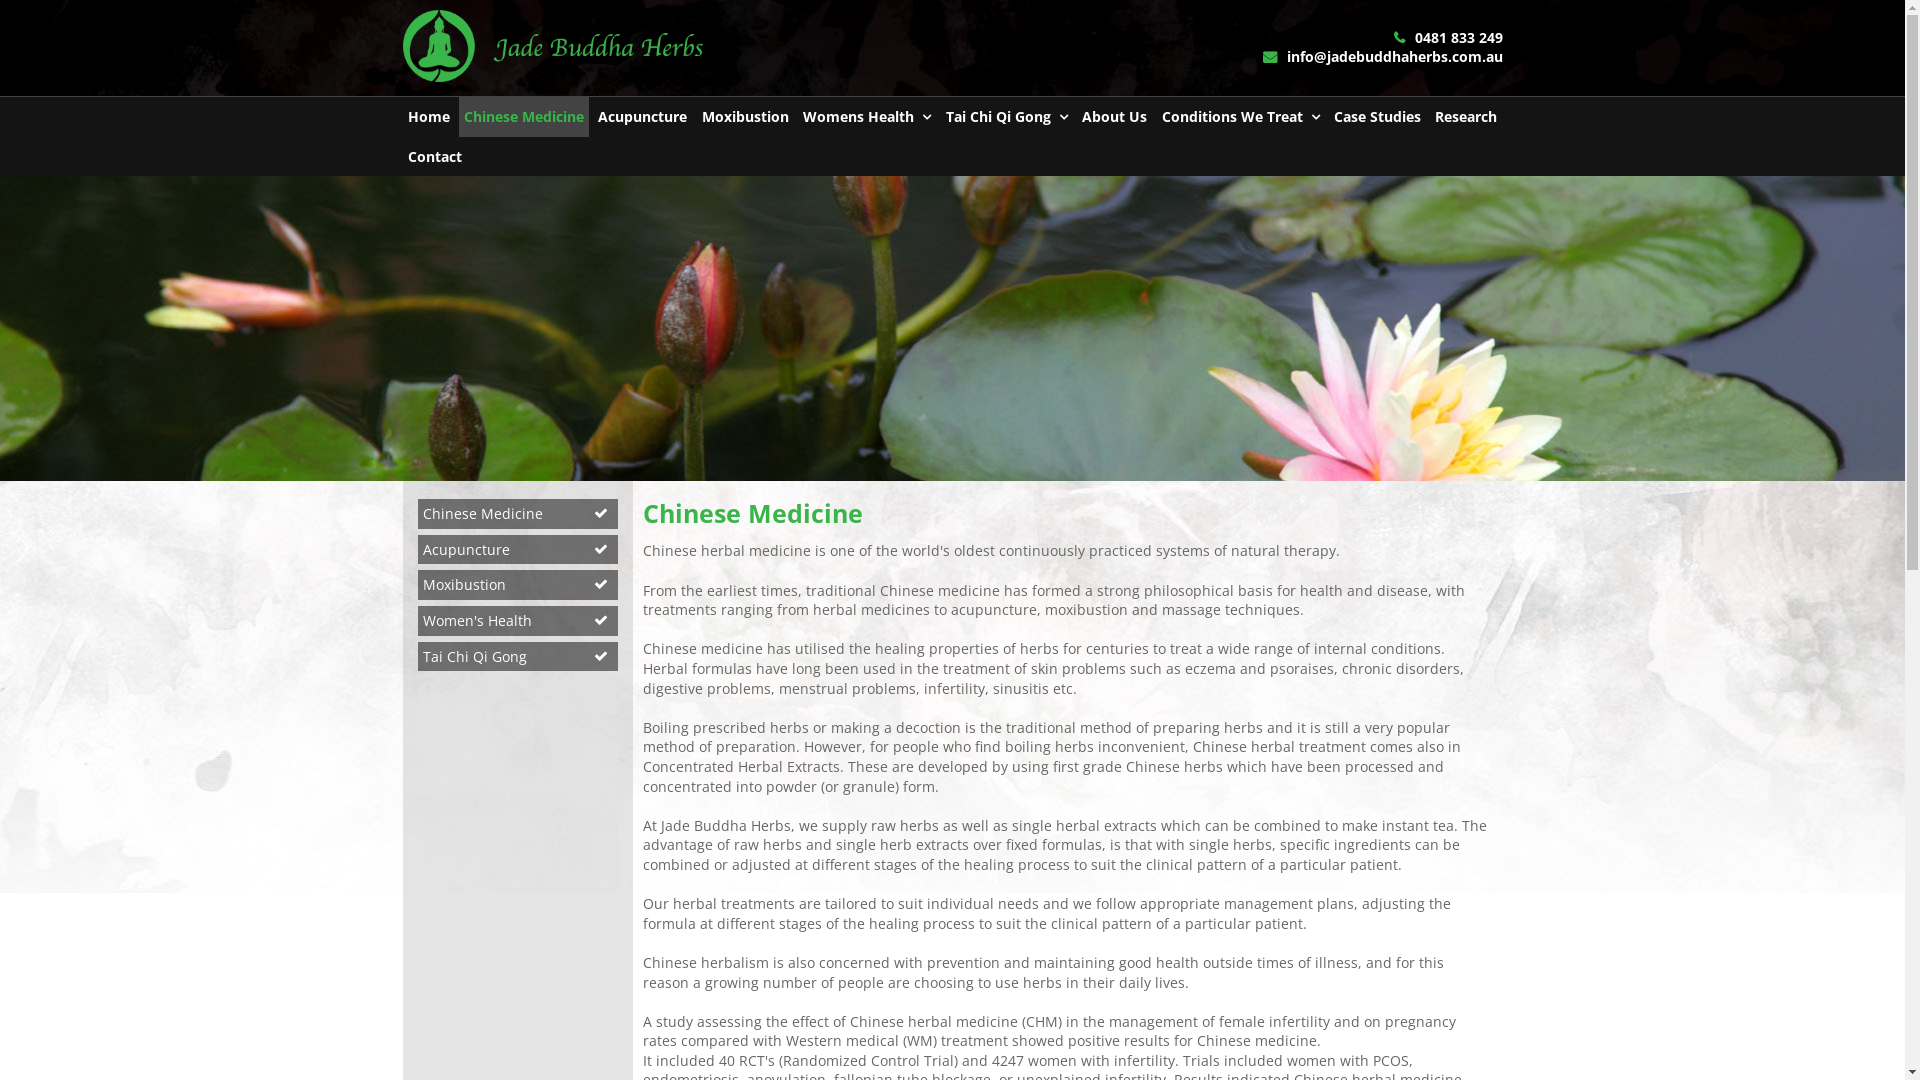 The height and width of the screenshot is (1080, 1920). Describe the element at coordinates (1429, 116) in the screenshot. I see `'Research'` at that location.